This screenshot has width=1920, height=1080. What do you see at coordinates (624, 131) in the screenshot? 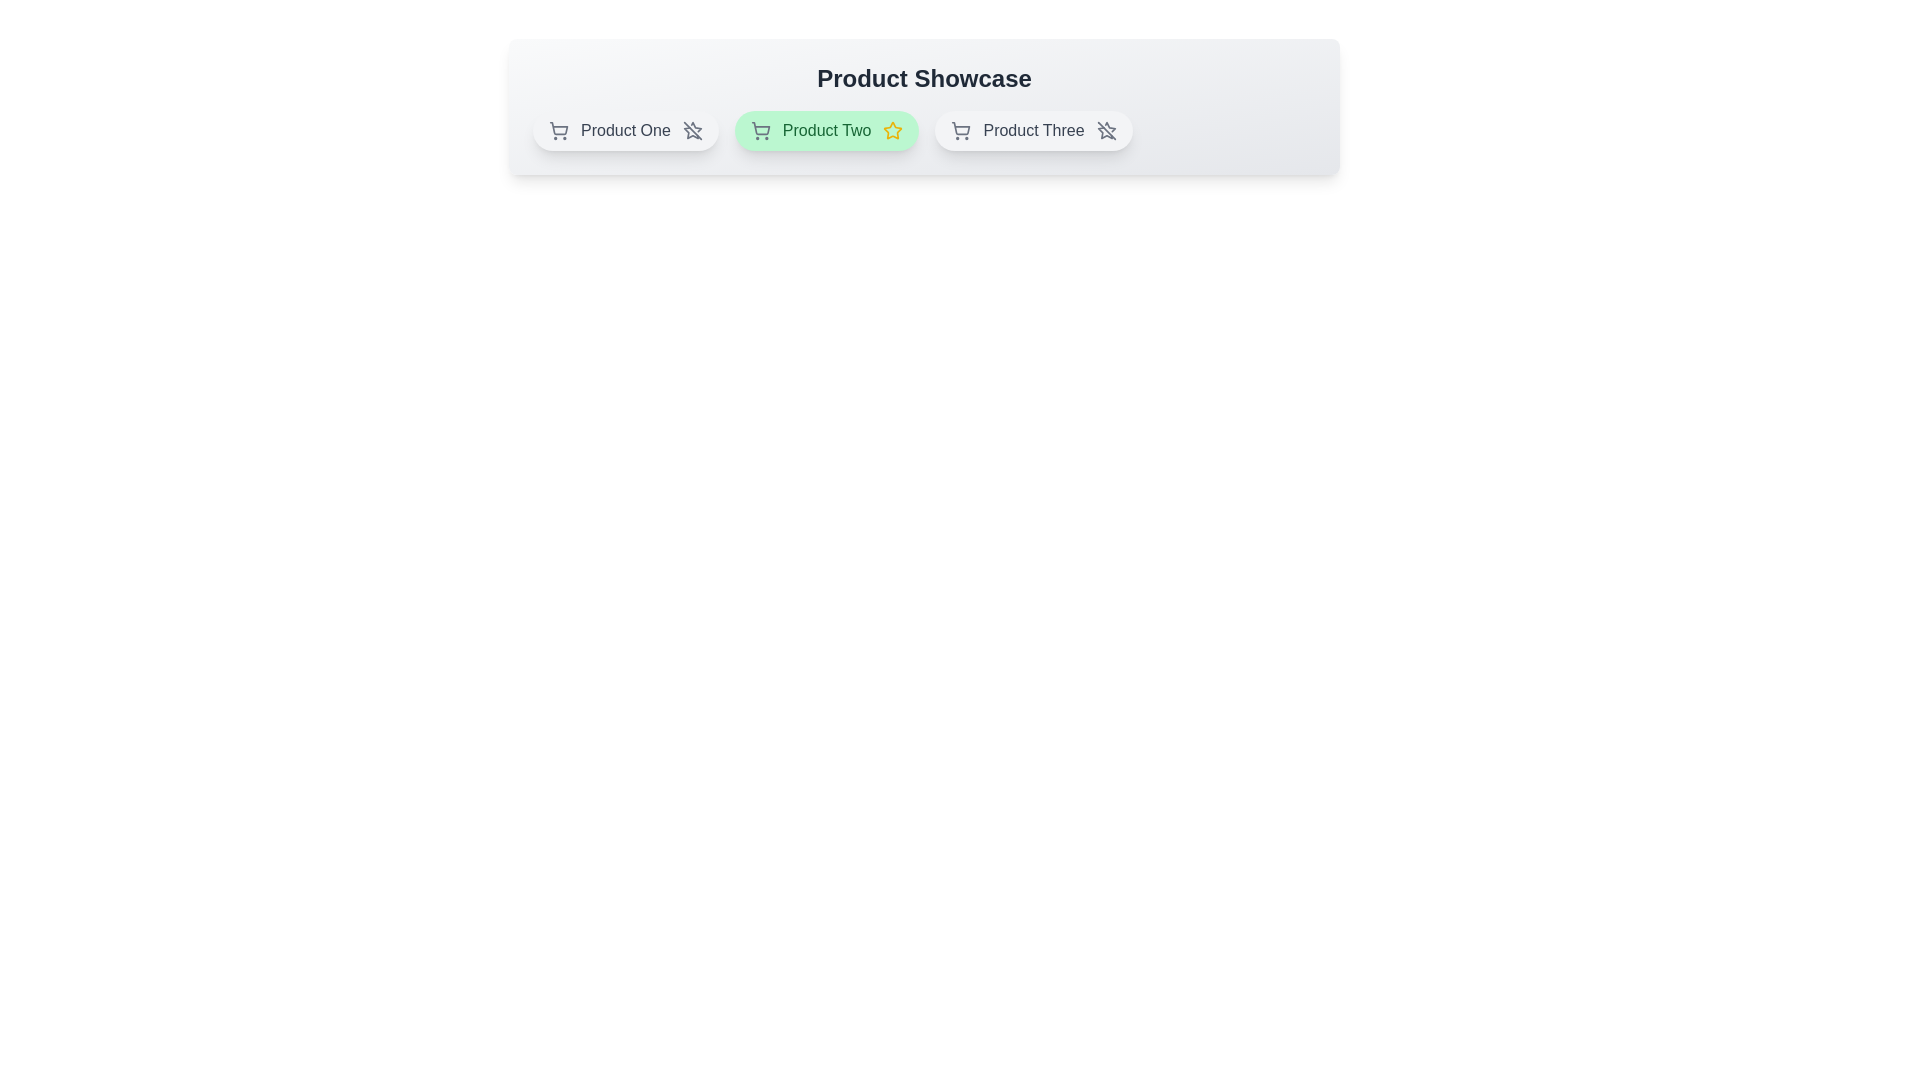
I see `the product chip corresponding to Product One to toggle its featured status` at bounding box center [624, 131].